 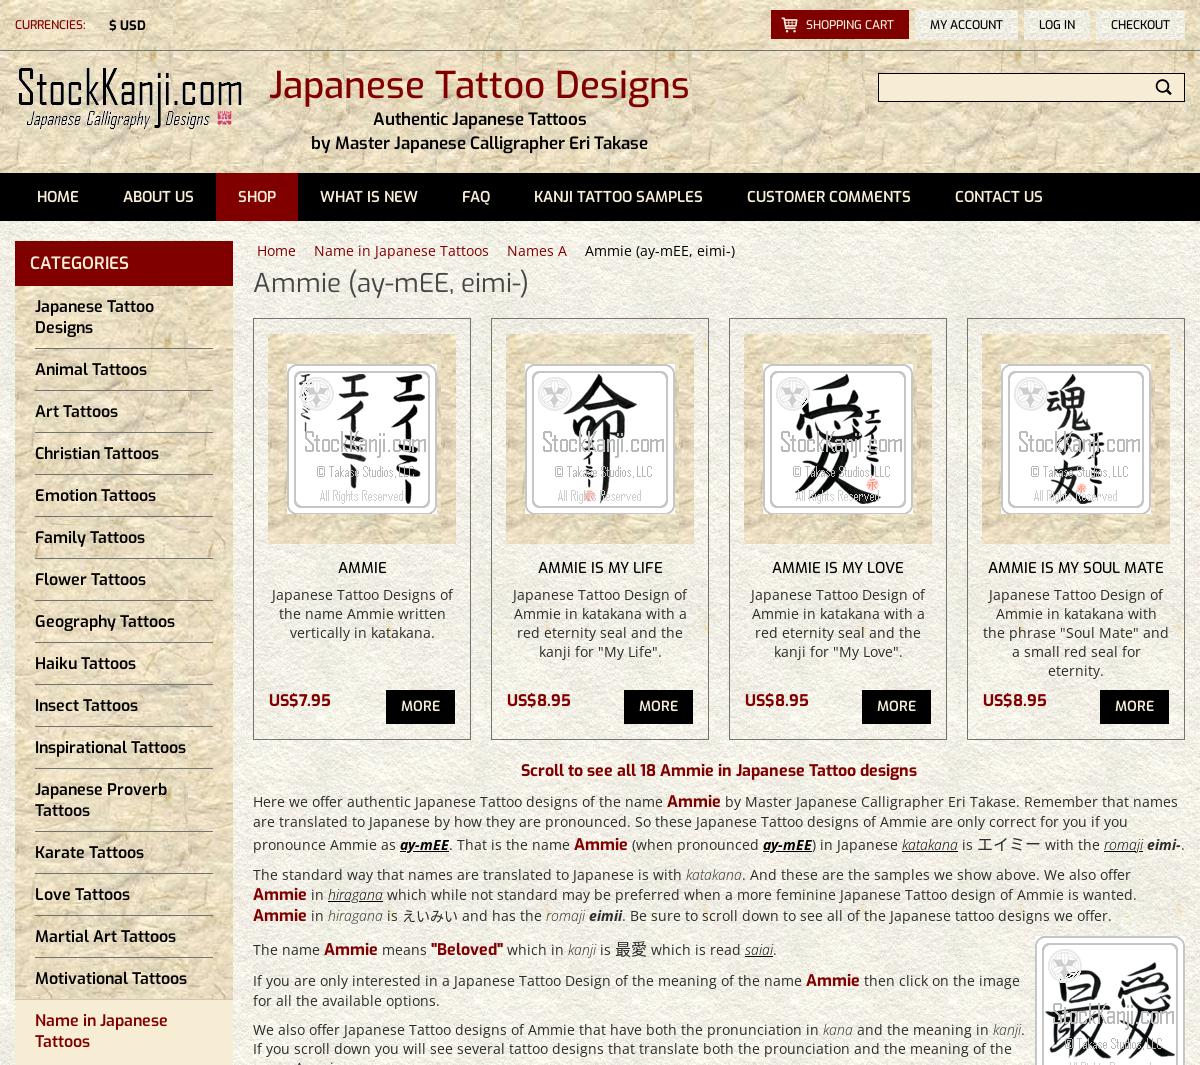 What do you see at coordinates (311, 142) in the screenshot?
I see `'by Master Japanese Calligrapher Eri Takase'` at bounding box center [311, 142].